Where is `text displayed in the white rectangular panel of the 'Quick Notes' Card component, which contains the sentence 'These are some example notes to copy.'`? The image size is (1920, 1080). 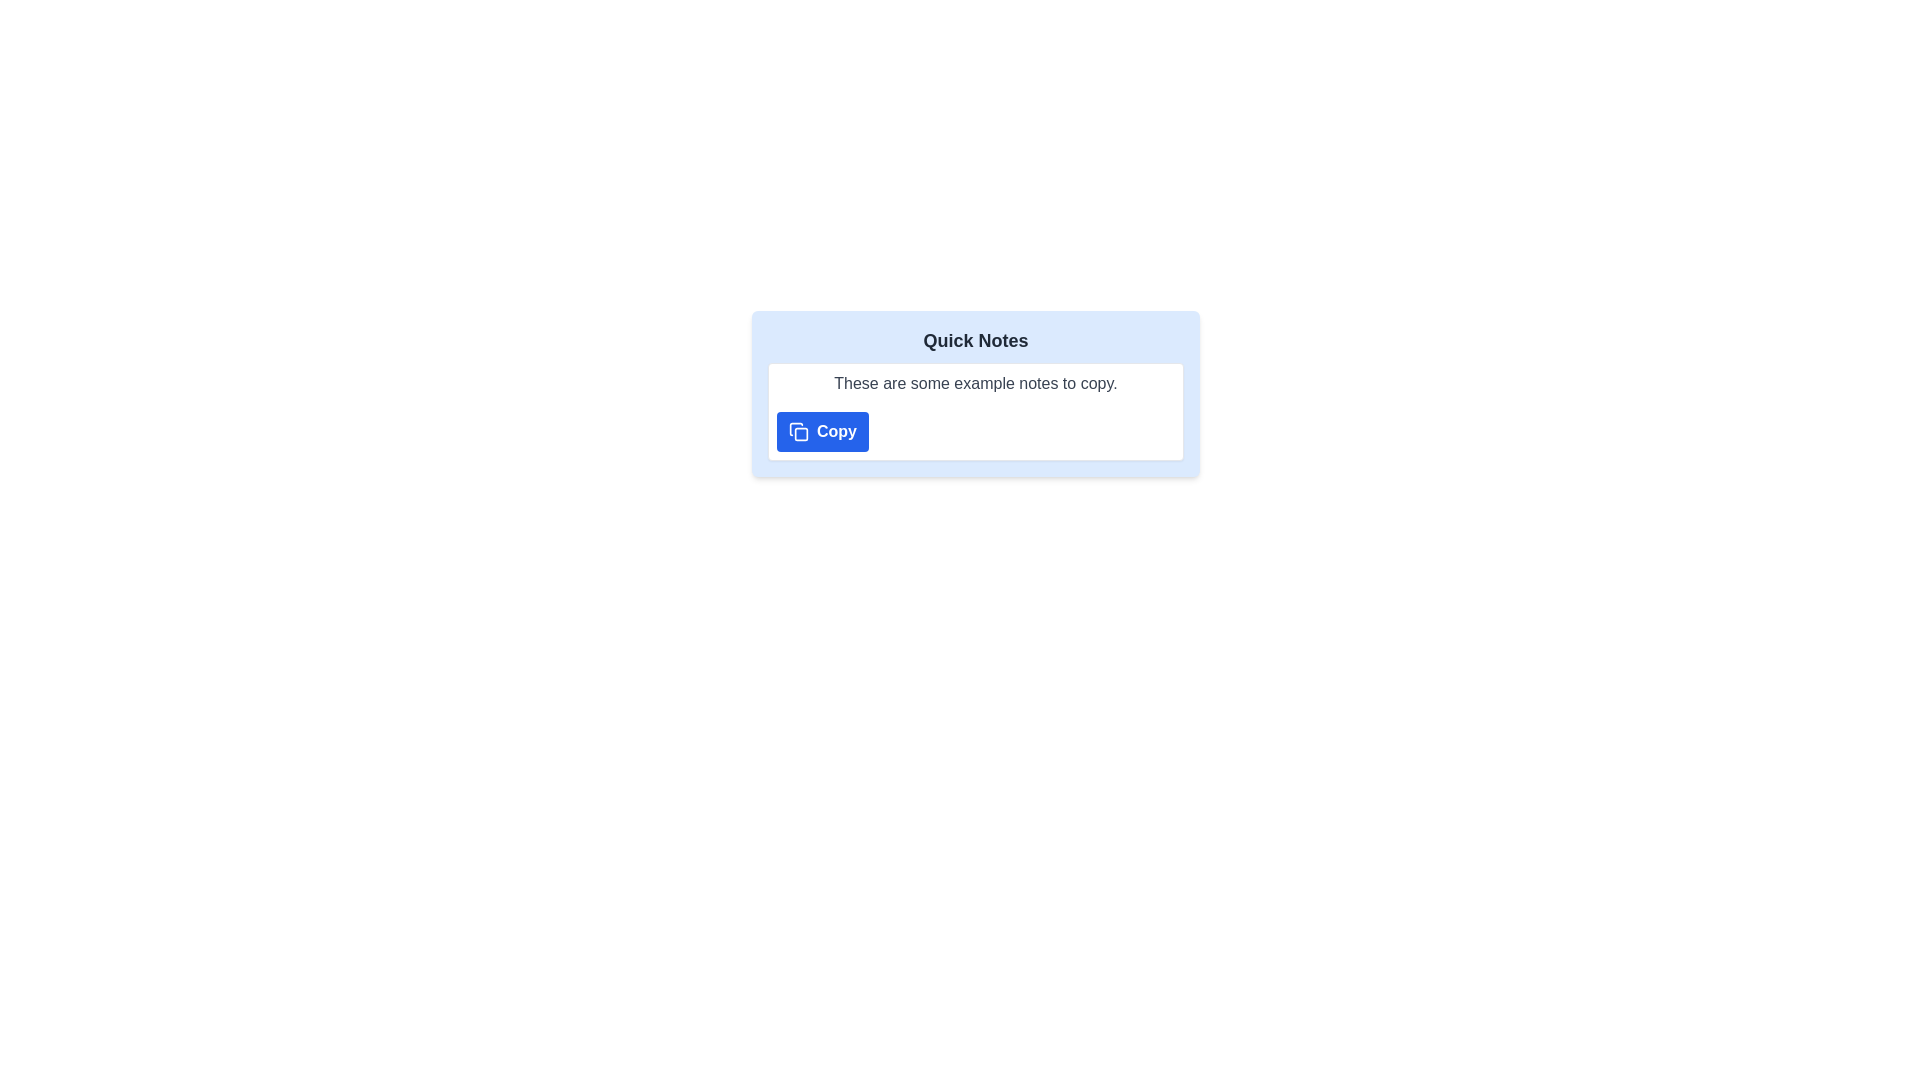
text displayed in the white rectangular panel of the 'Quick Notes' Card component, which contains the sentence 'These are some example notes to copy.' is located at coordinates (975, 393).